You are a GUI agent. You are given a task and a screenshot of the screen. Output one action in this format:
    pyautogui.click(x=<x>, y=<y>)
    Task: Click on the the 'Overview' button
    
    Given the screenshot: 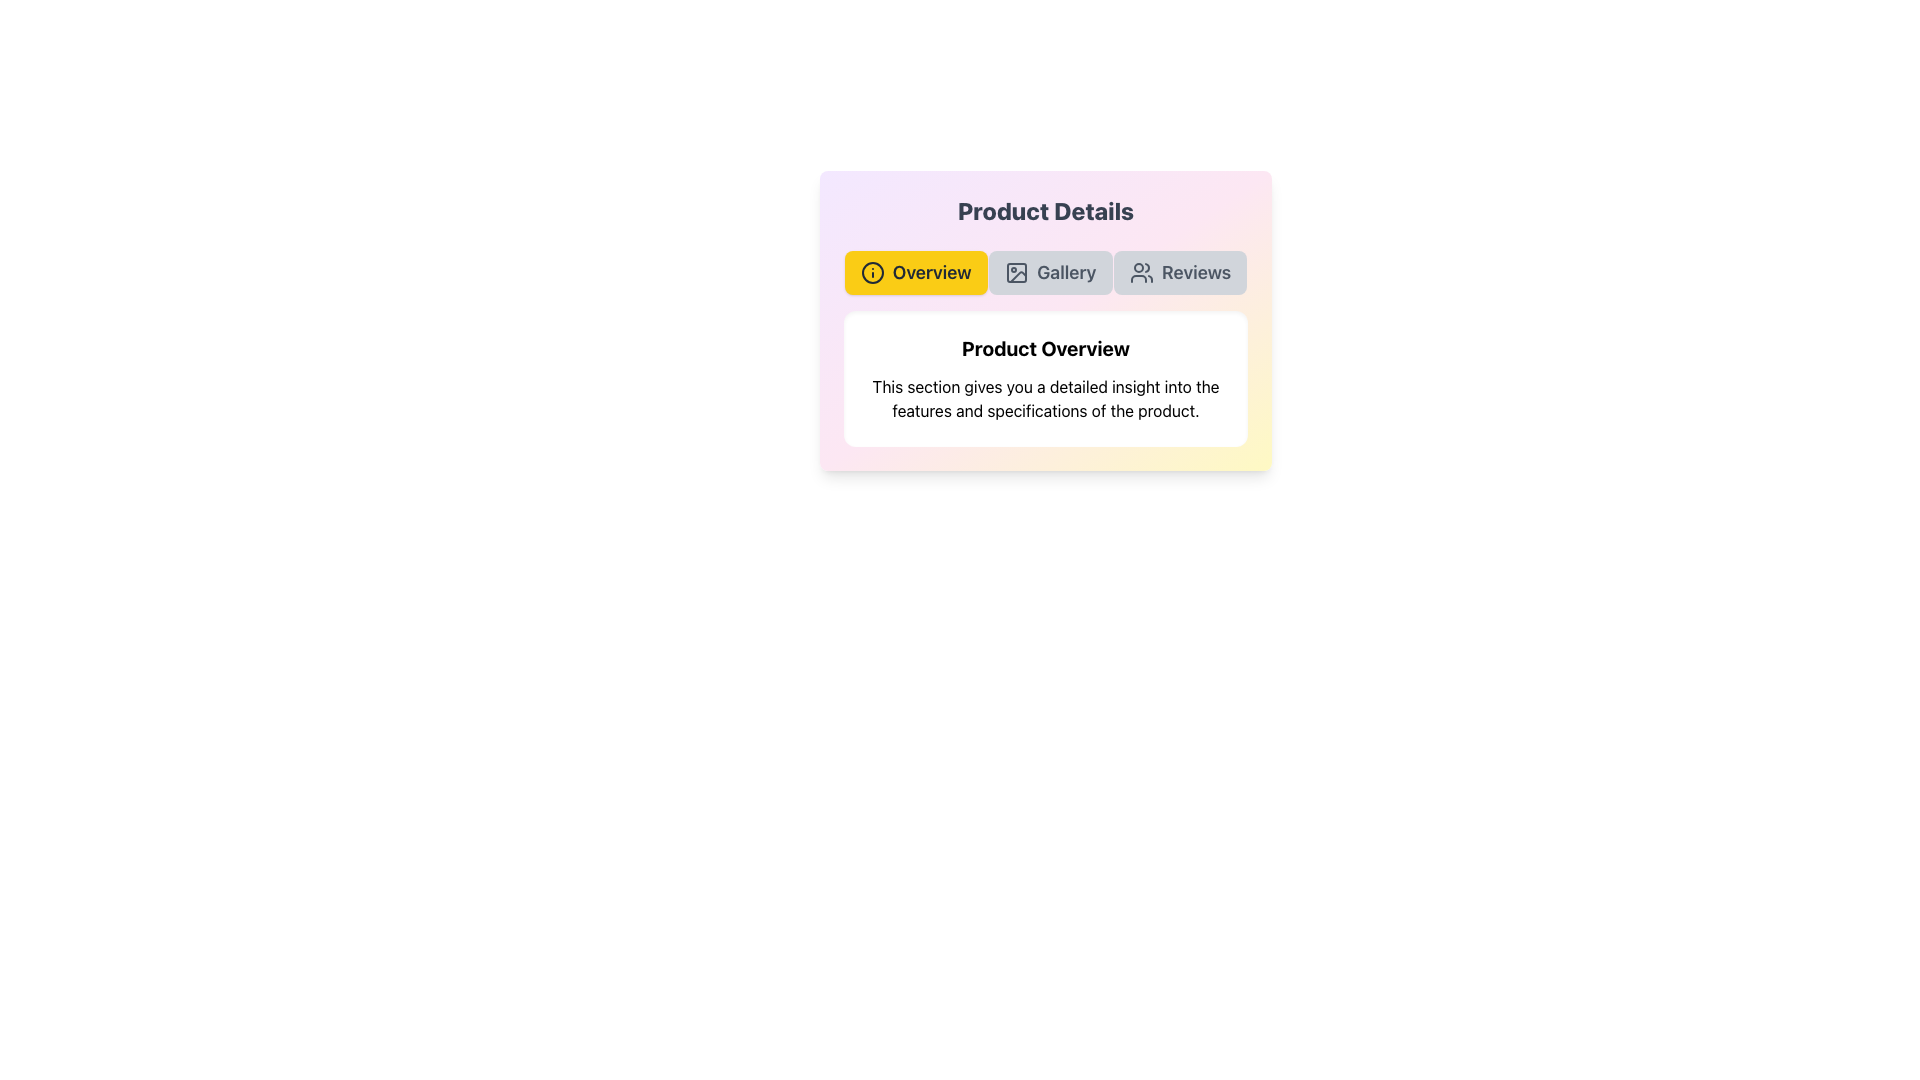 What is the action you would take?
    pyautogui.click(x=915, y=273)
    